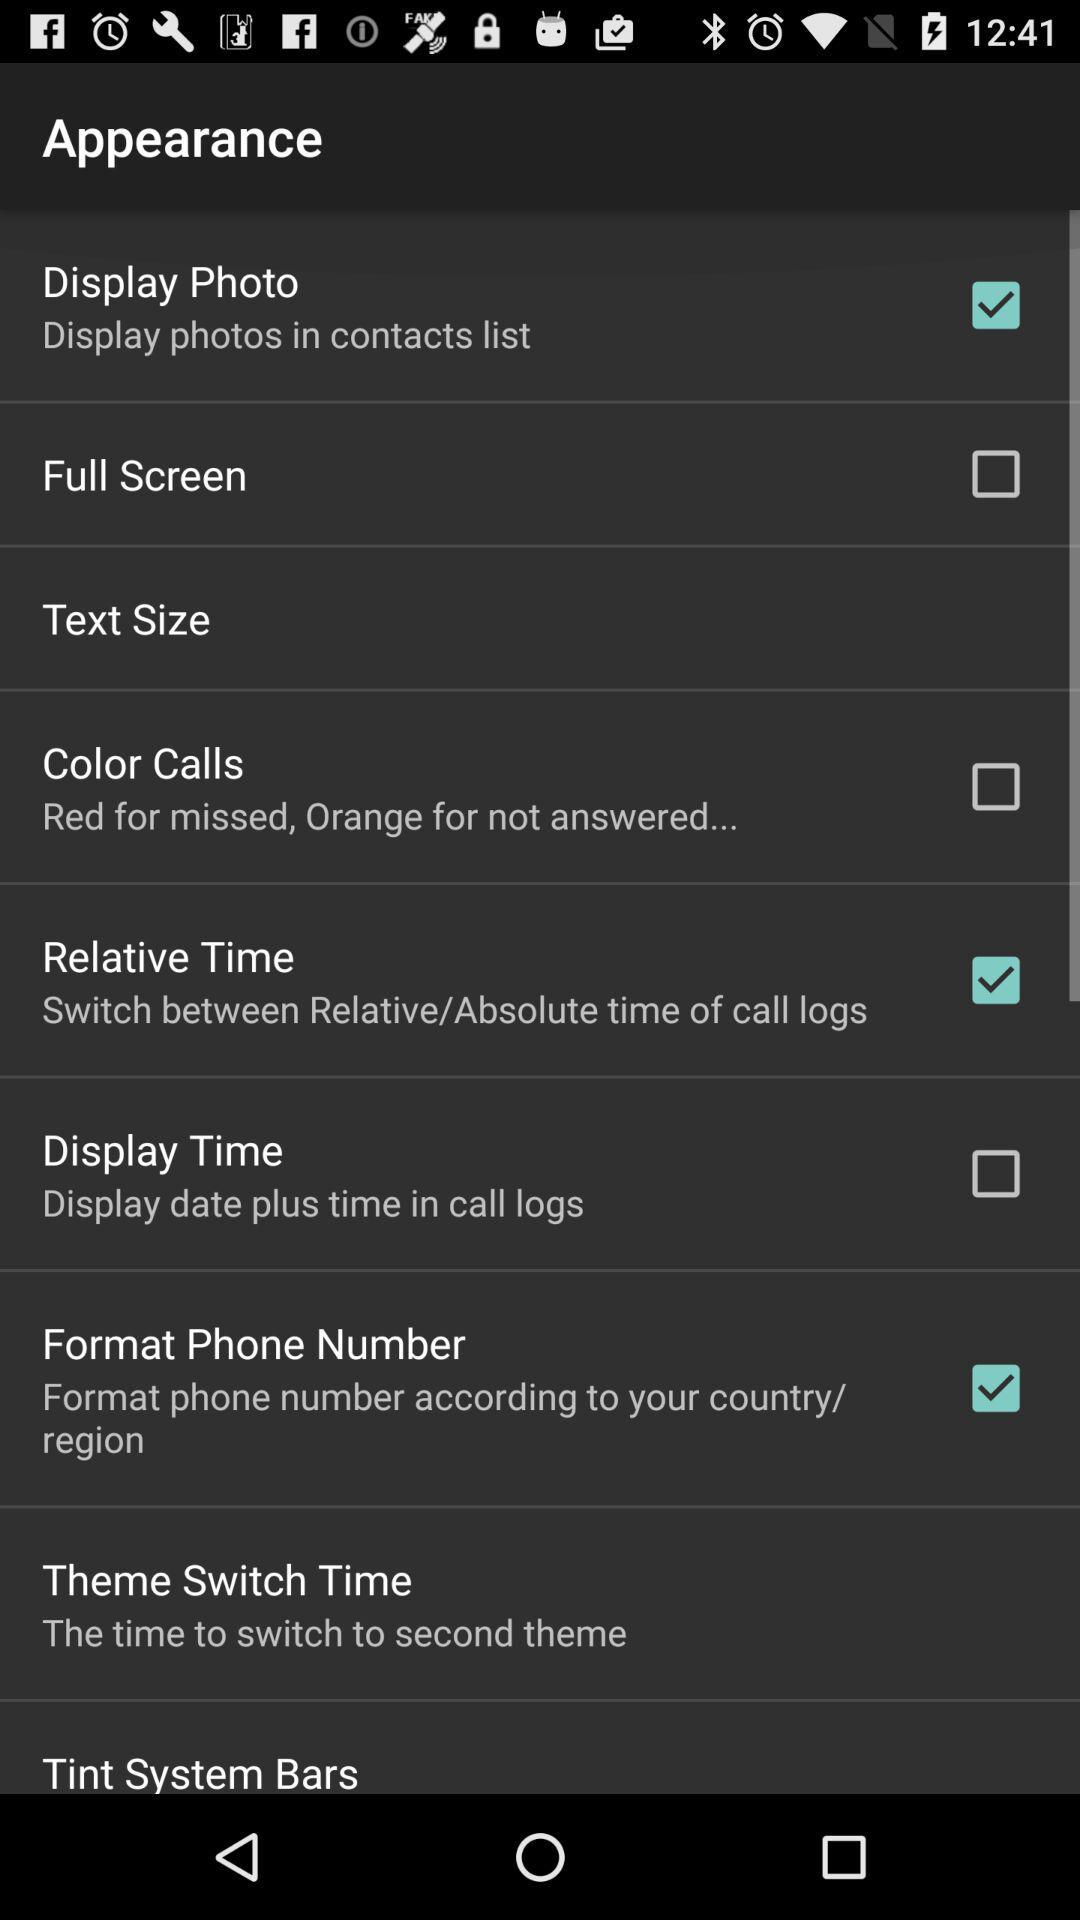  Describe the element at coordinates (454, 1008) in the screenshot. I see `app below relative time app` at that location.